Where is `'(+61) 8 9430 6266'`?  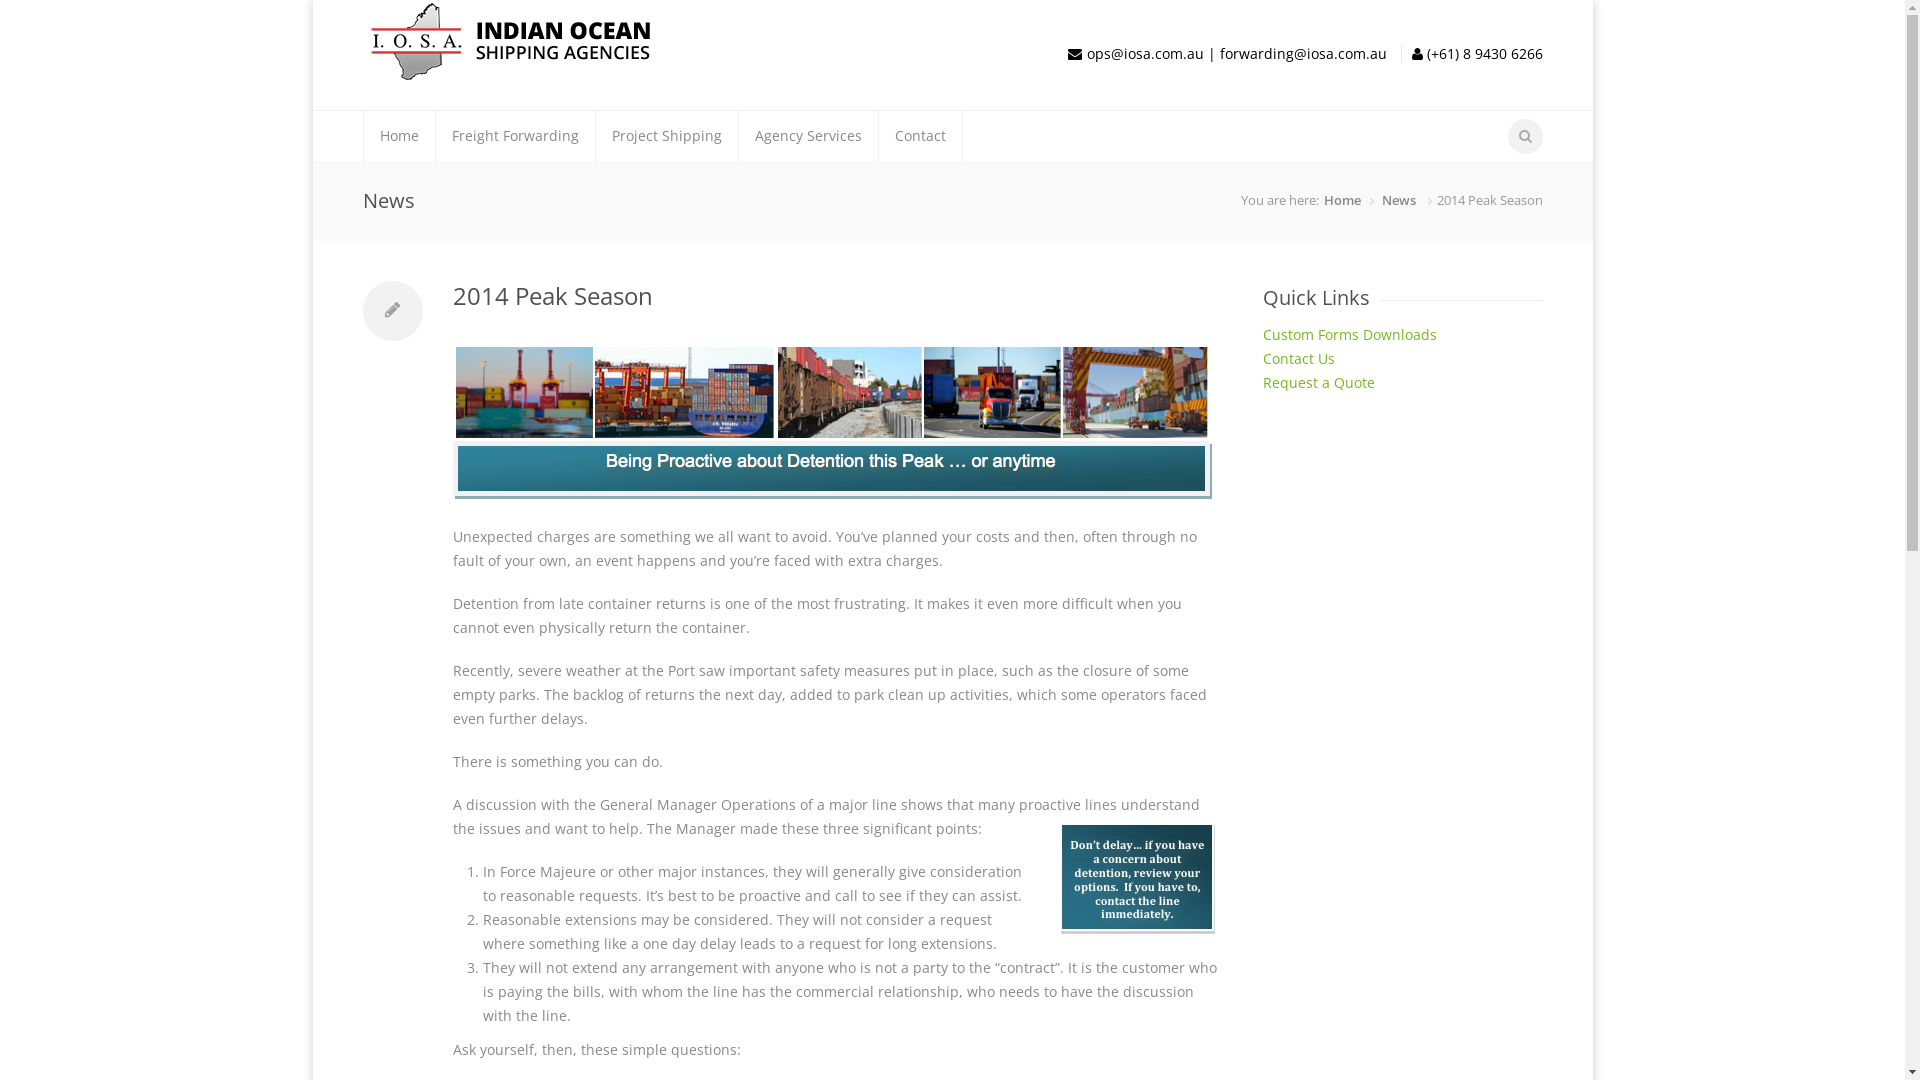
'(+61) 8 9430 6266' is located at coordinates (1482, 52).